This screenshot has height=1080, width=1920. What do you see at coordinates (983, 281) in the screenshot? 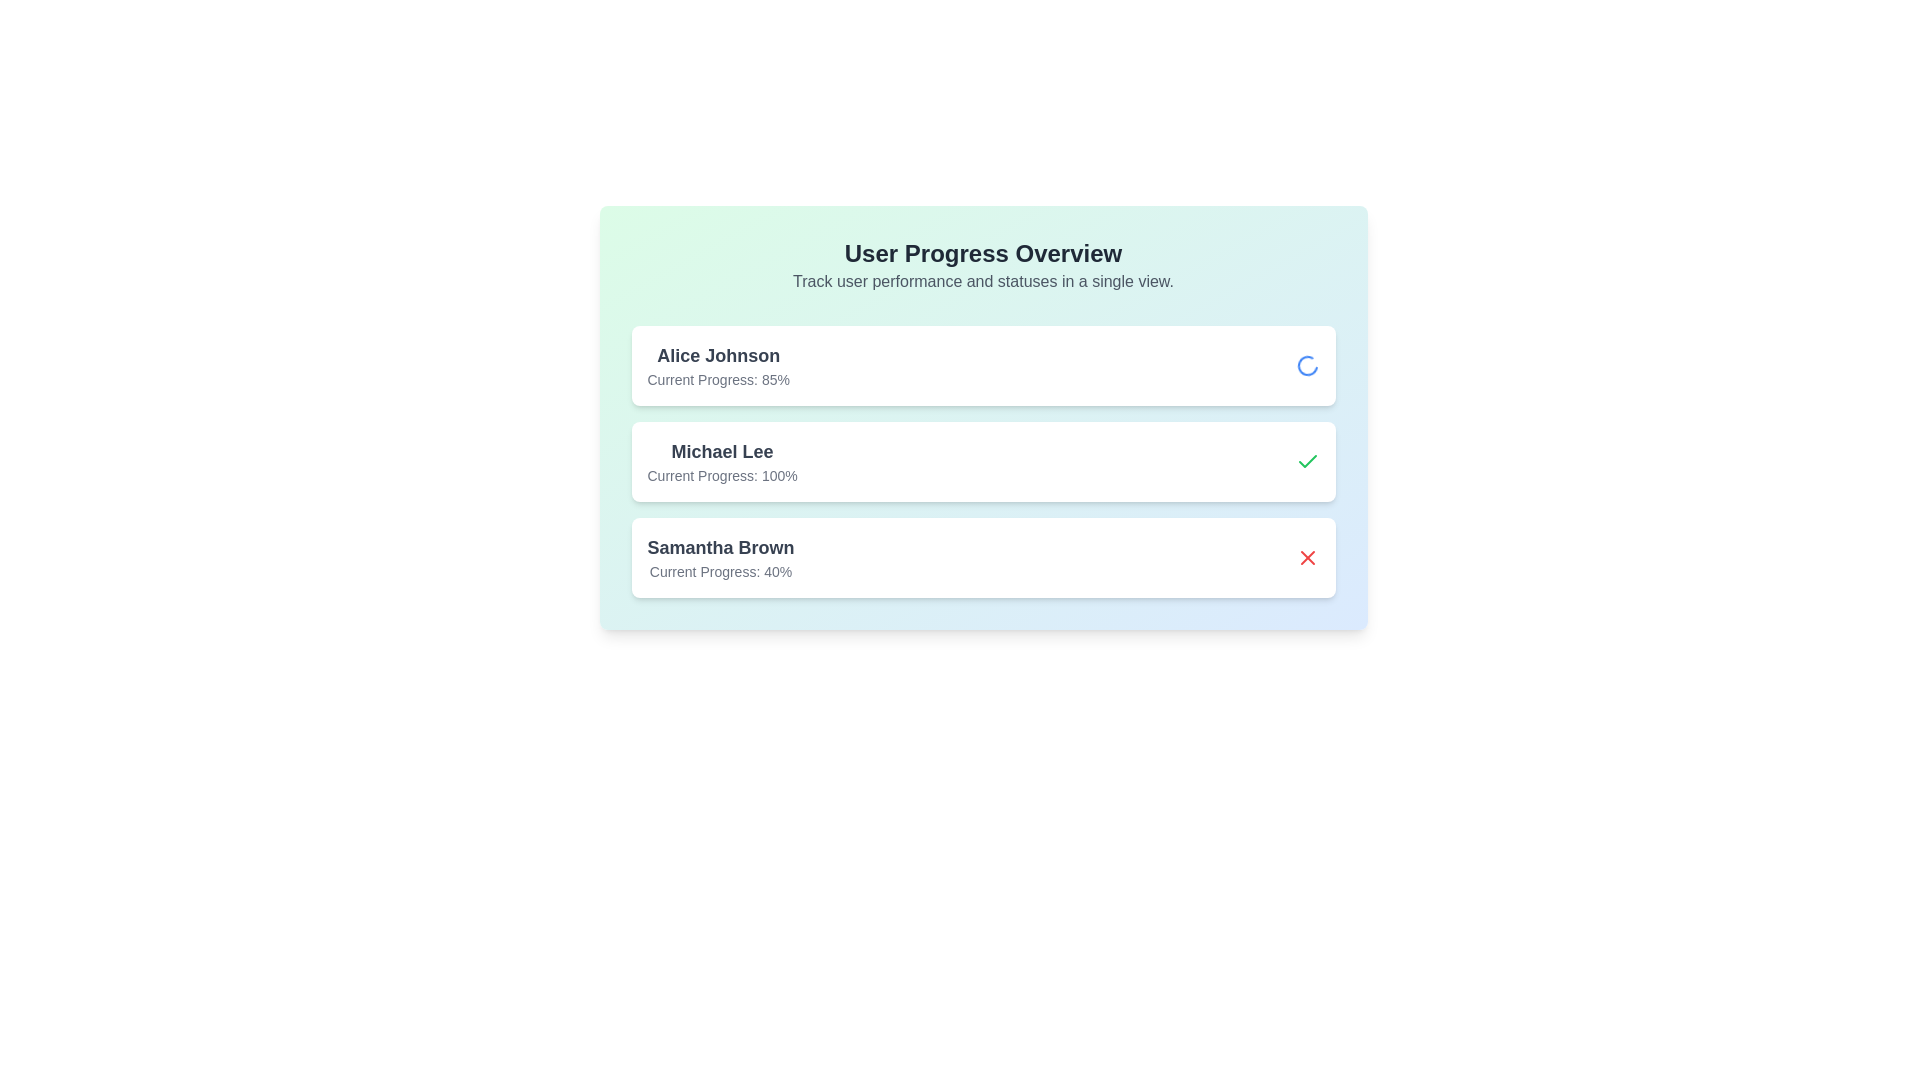
I see `text display that shows 'Track user performance and statuses in a single view.' located directly beneath the title 'User Progress Overview'` at bounding box center [983, 281].